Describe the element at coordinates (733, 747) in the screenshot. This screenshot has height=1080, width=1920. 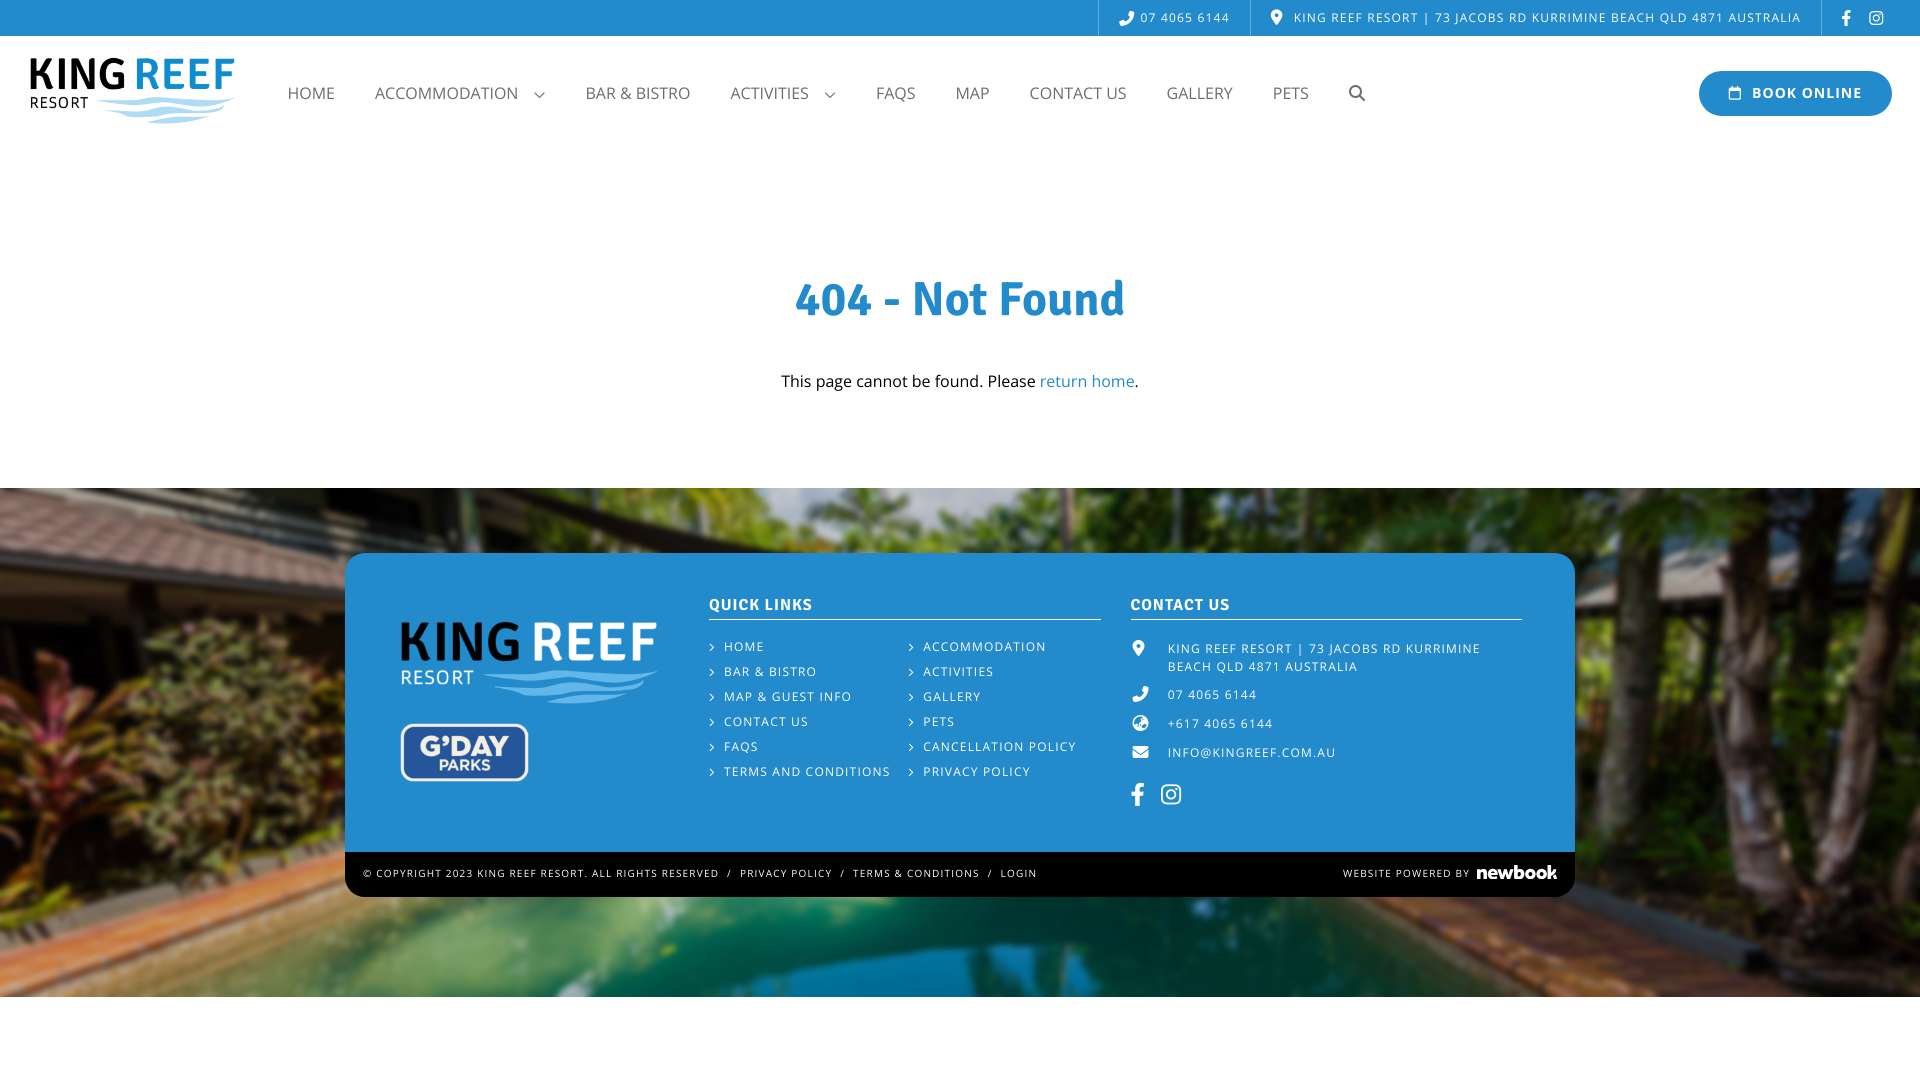
I see `'FAQS'` at that location.